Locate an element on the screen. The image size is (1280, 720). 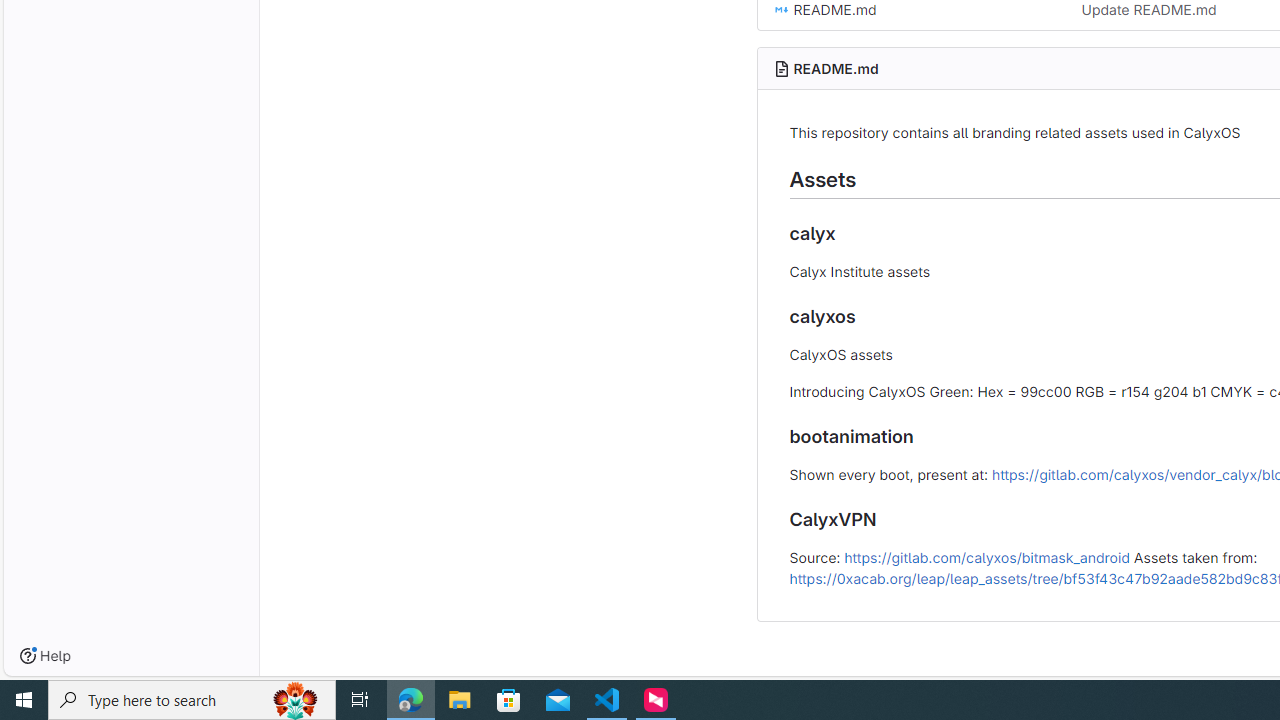
'https://gitlab.com/calyxos/bitmask_android' is located at coordinates (986, 556).